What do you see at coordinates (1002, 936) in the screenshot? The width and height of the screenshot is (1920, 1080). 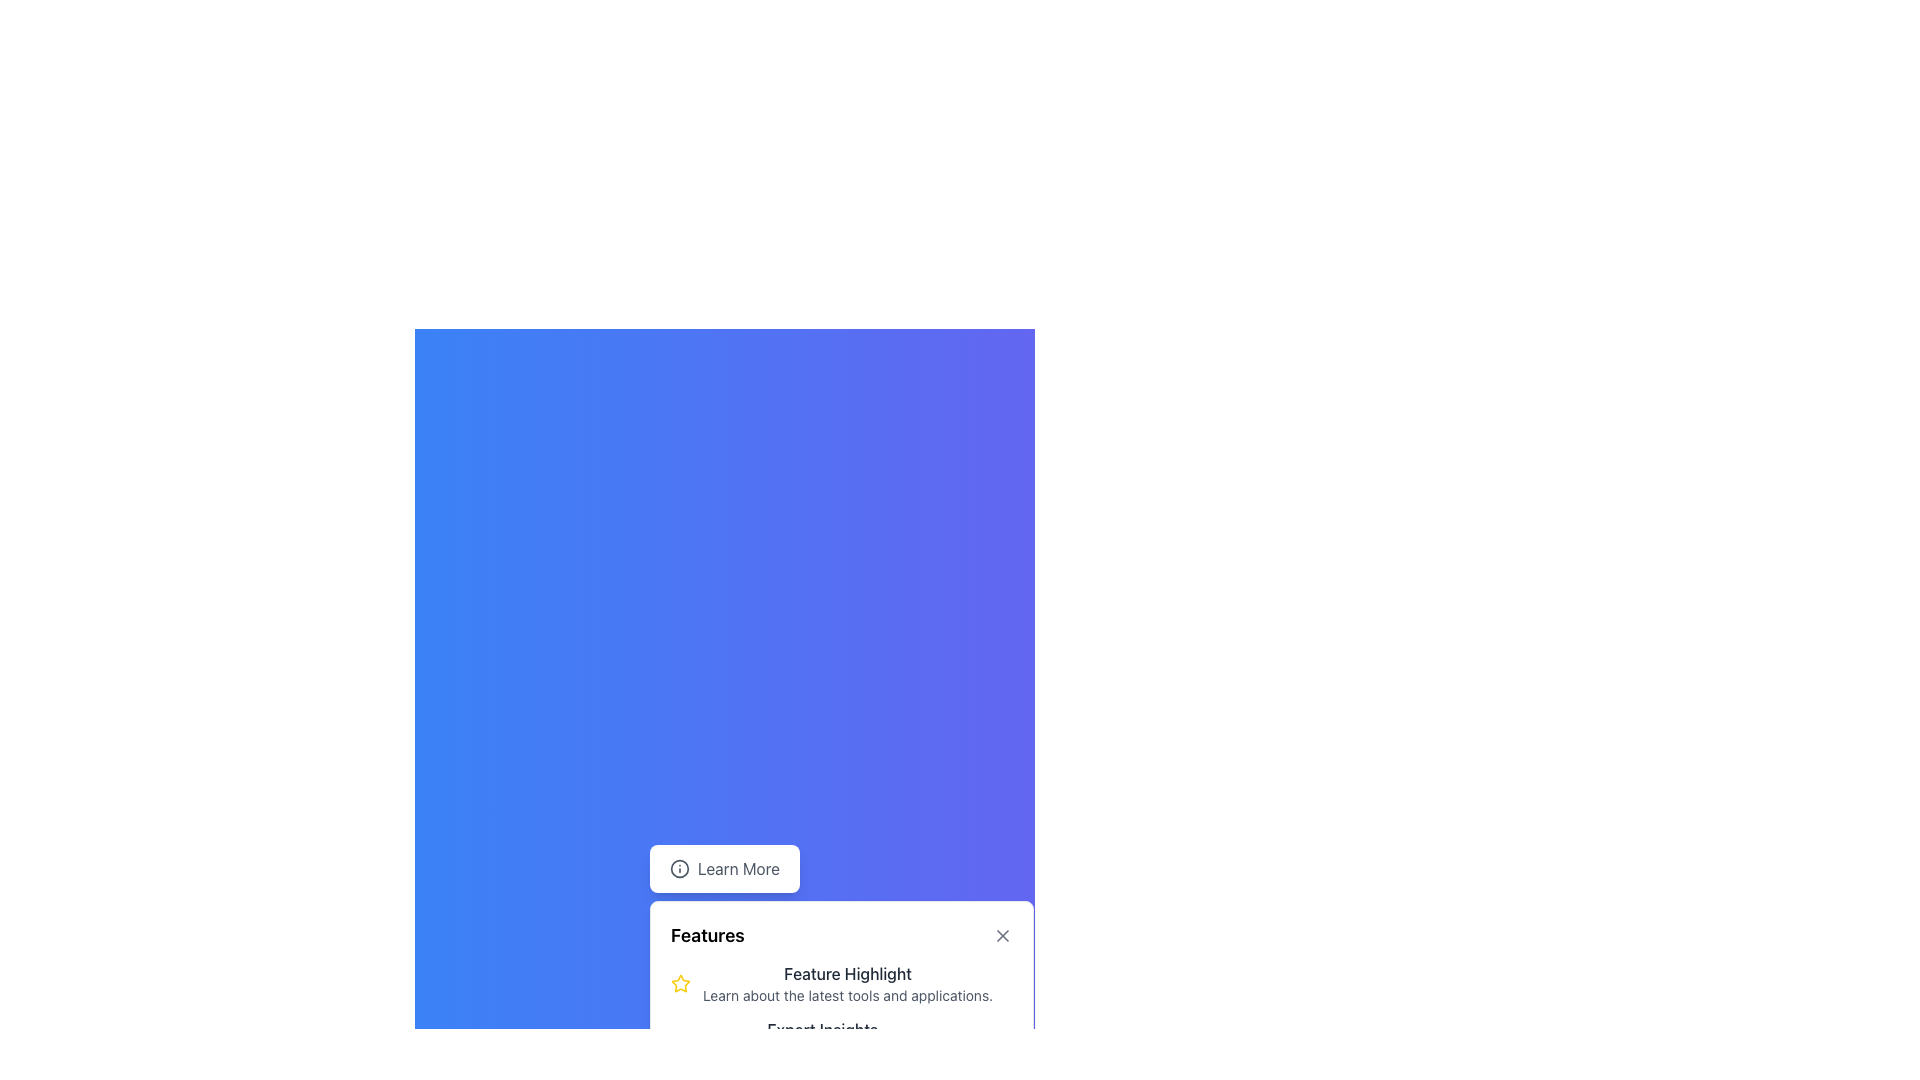 I see `the gray 'X' button located at the top-right corner of the 'Features' section` at bounding box center [1002, 936].